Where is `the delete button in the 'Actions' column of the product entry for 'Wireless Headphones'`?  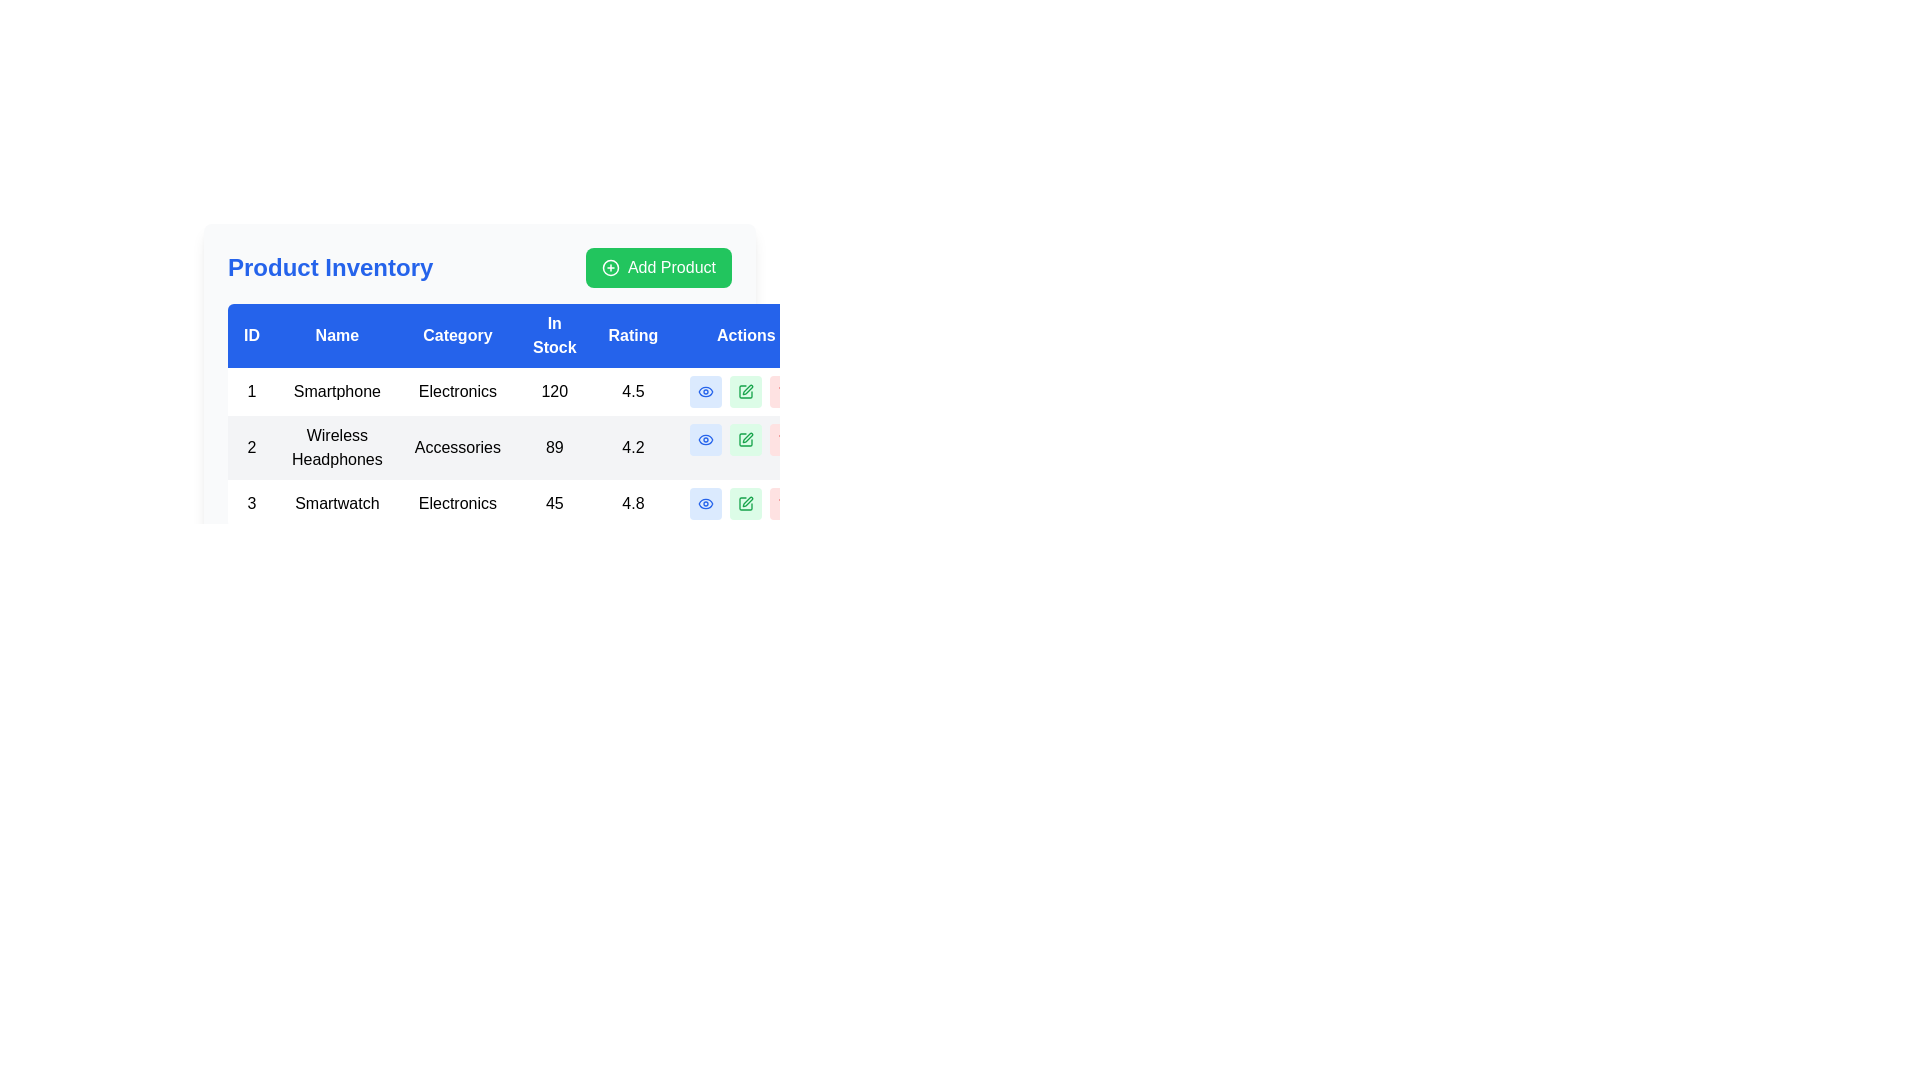 the delete button in the 'Actions' column of the product entry for 'Wireless Headphones' is located at coordinates (785, 438).